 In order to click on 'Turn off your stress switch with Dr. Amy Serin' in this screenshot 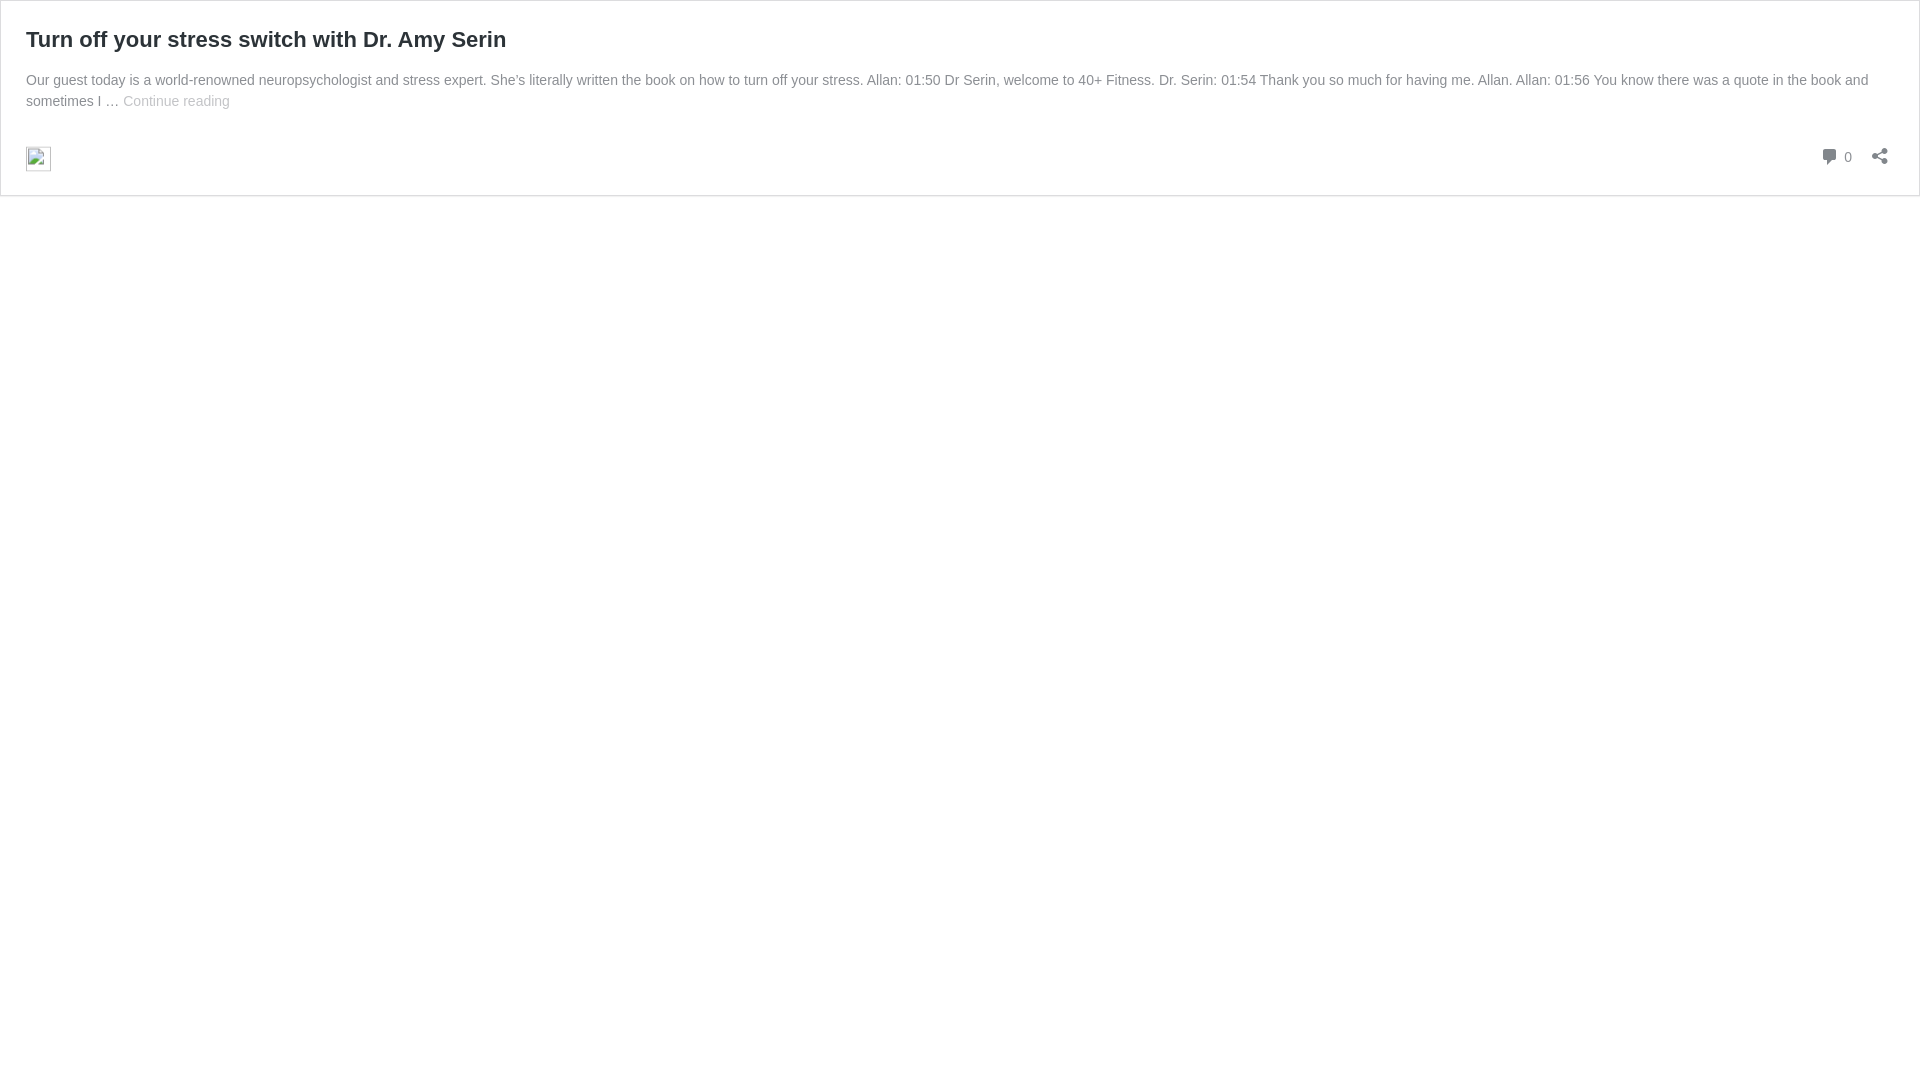, I will do `click(264, 39)`.